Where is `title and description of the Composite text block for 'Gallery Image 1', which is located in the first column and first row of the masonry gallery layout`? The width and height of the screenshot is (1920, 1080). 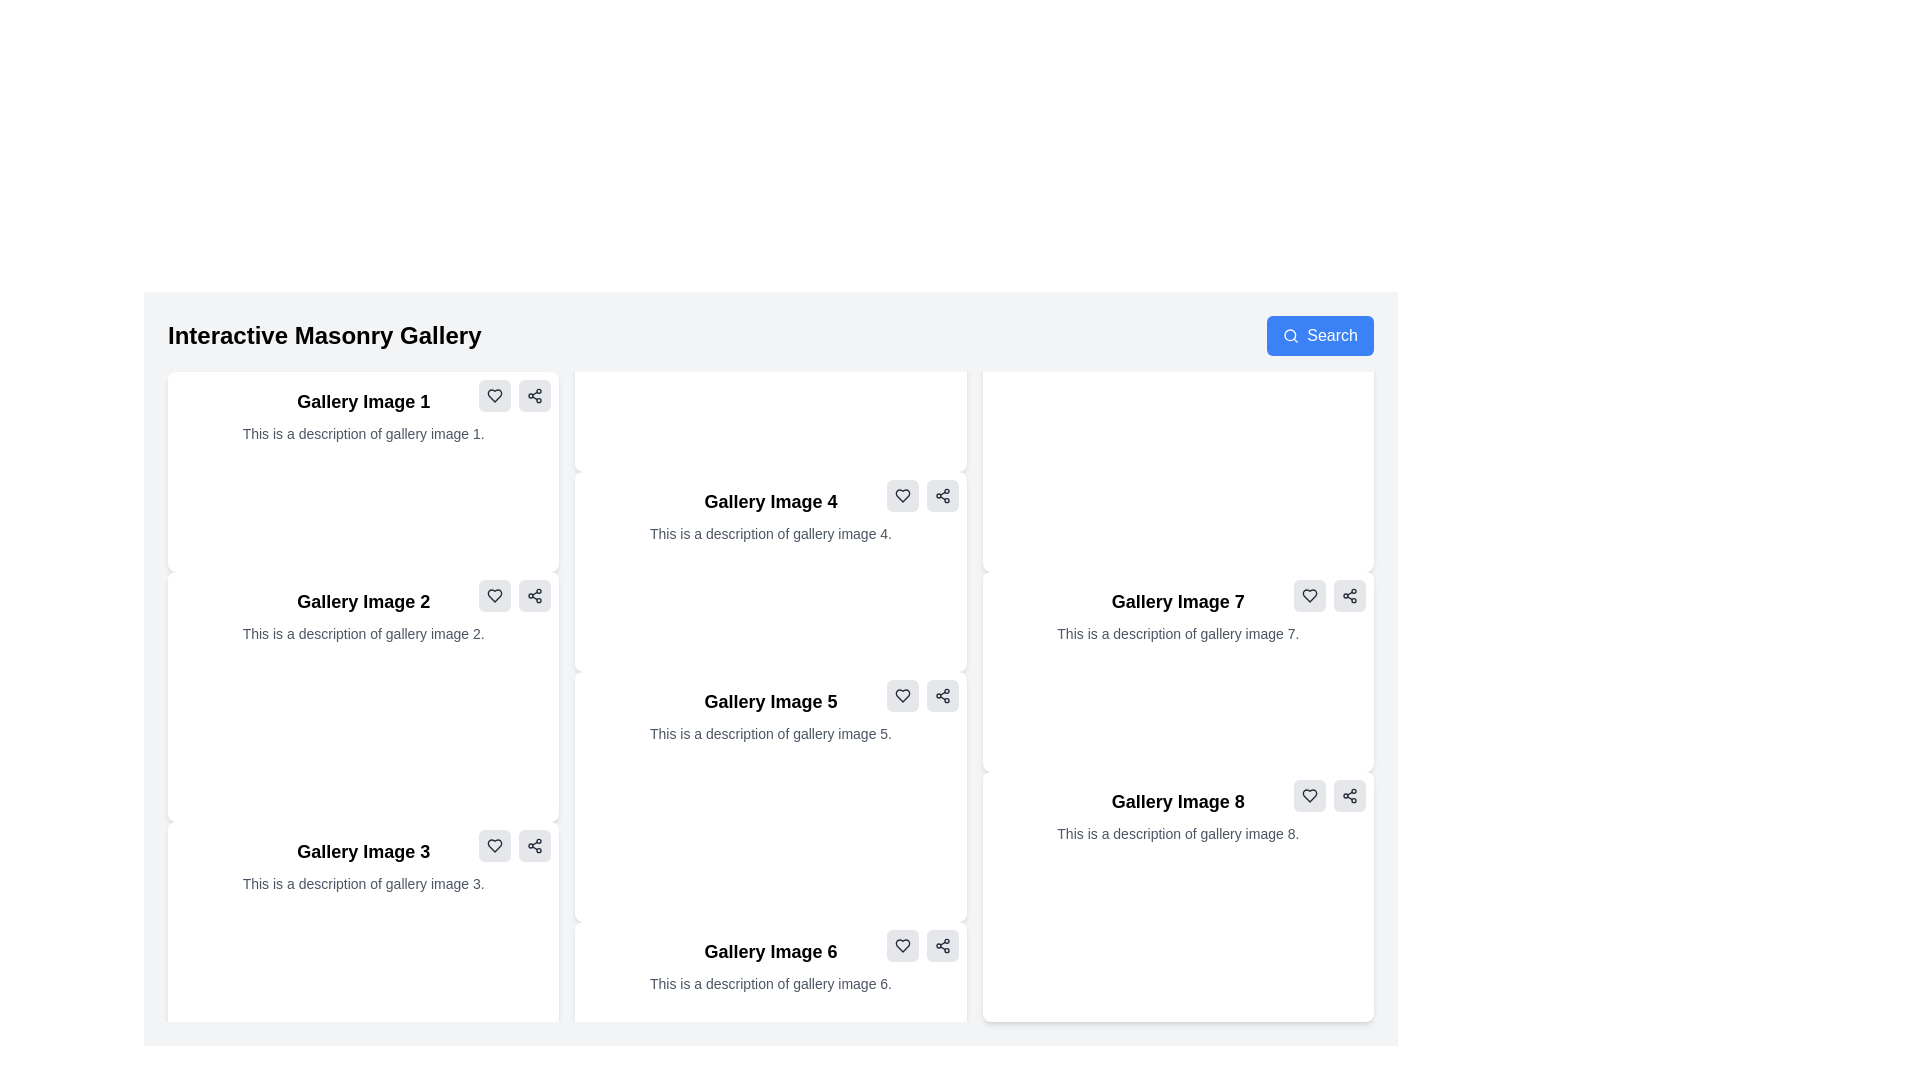
title and description of the Composite text block for 'Gallery Image 1', which is located in the first column and first row of the masonry gallery layout is located at coordinates (363, 415).